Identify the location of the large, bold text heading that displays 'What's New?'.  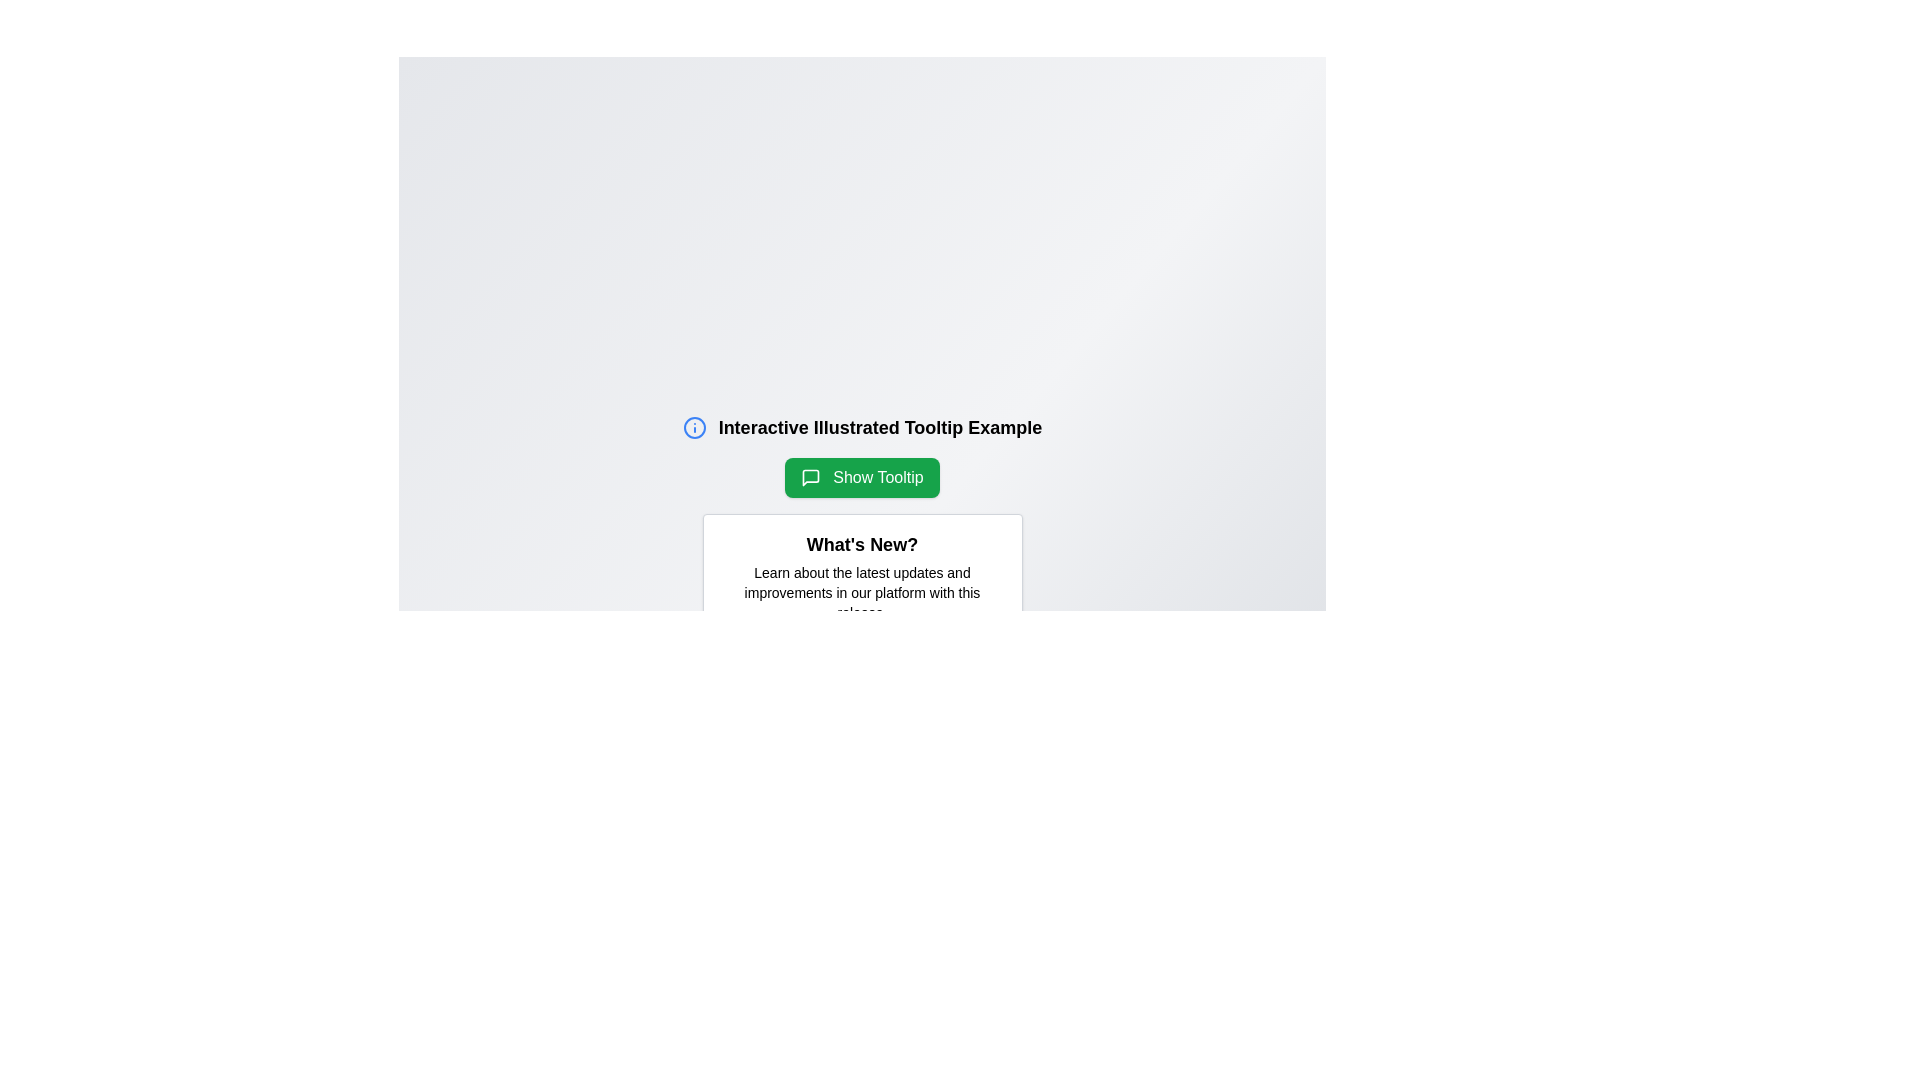
(862, 544).